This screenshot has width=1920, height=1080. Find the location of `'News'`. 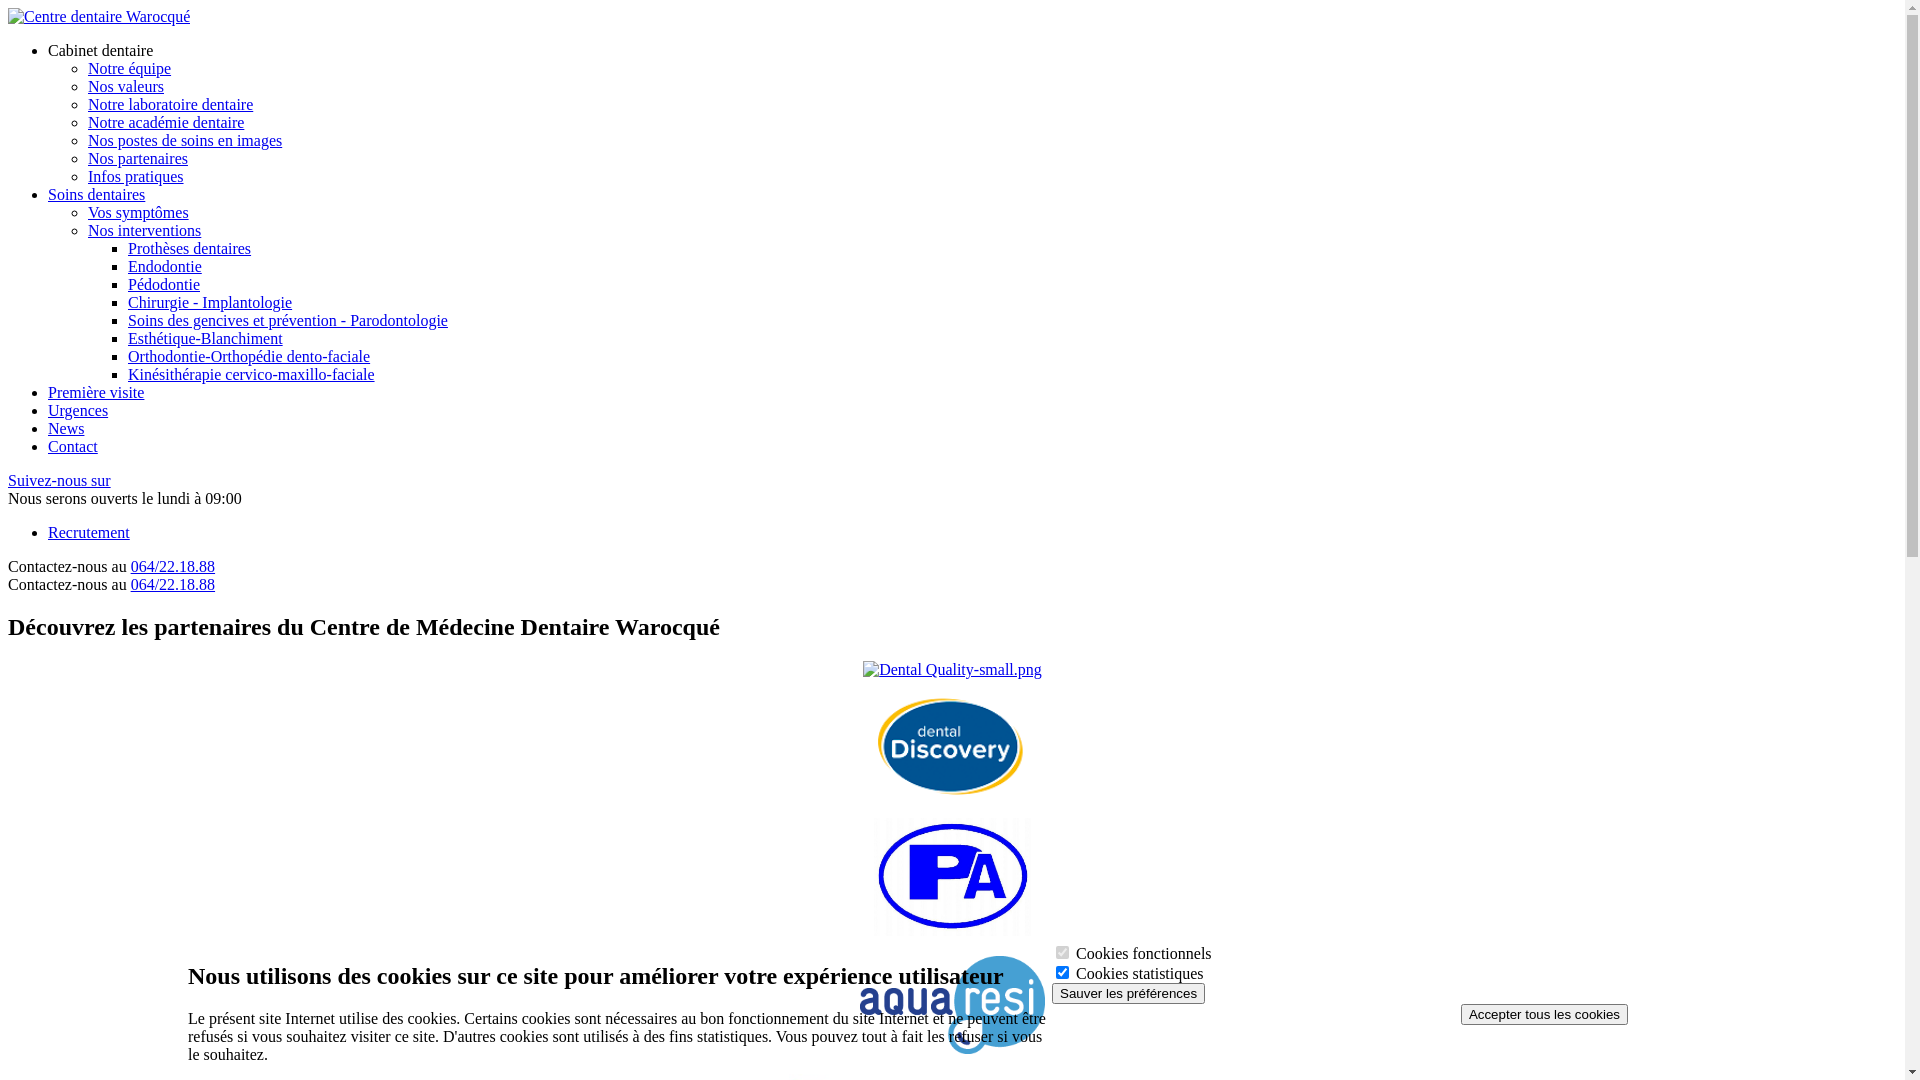

'News' is located at coordinates (66, 427).